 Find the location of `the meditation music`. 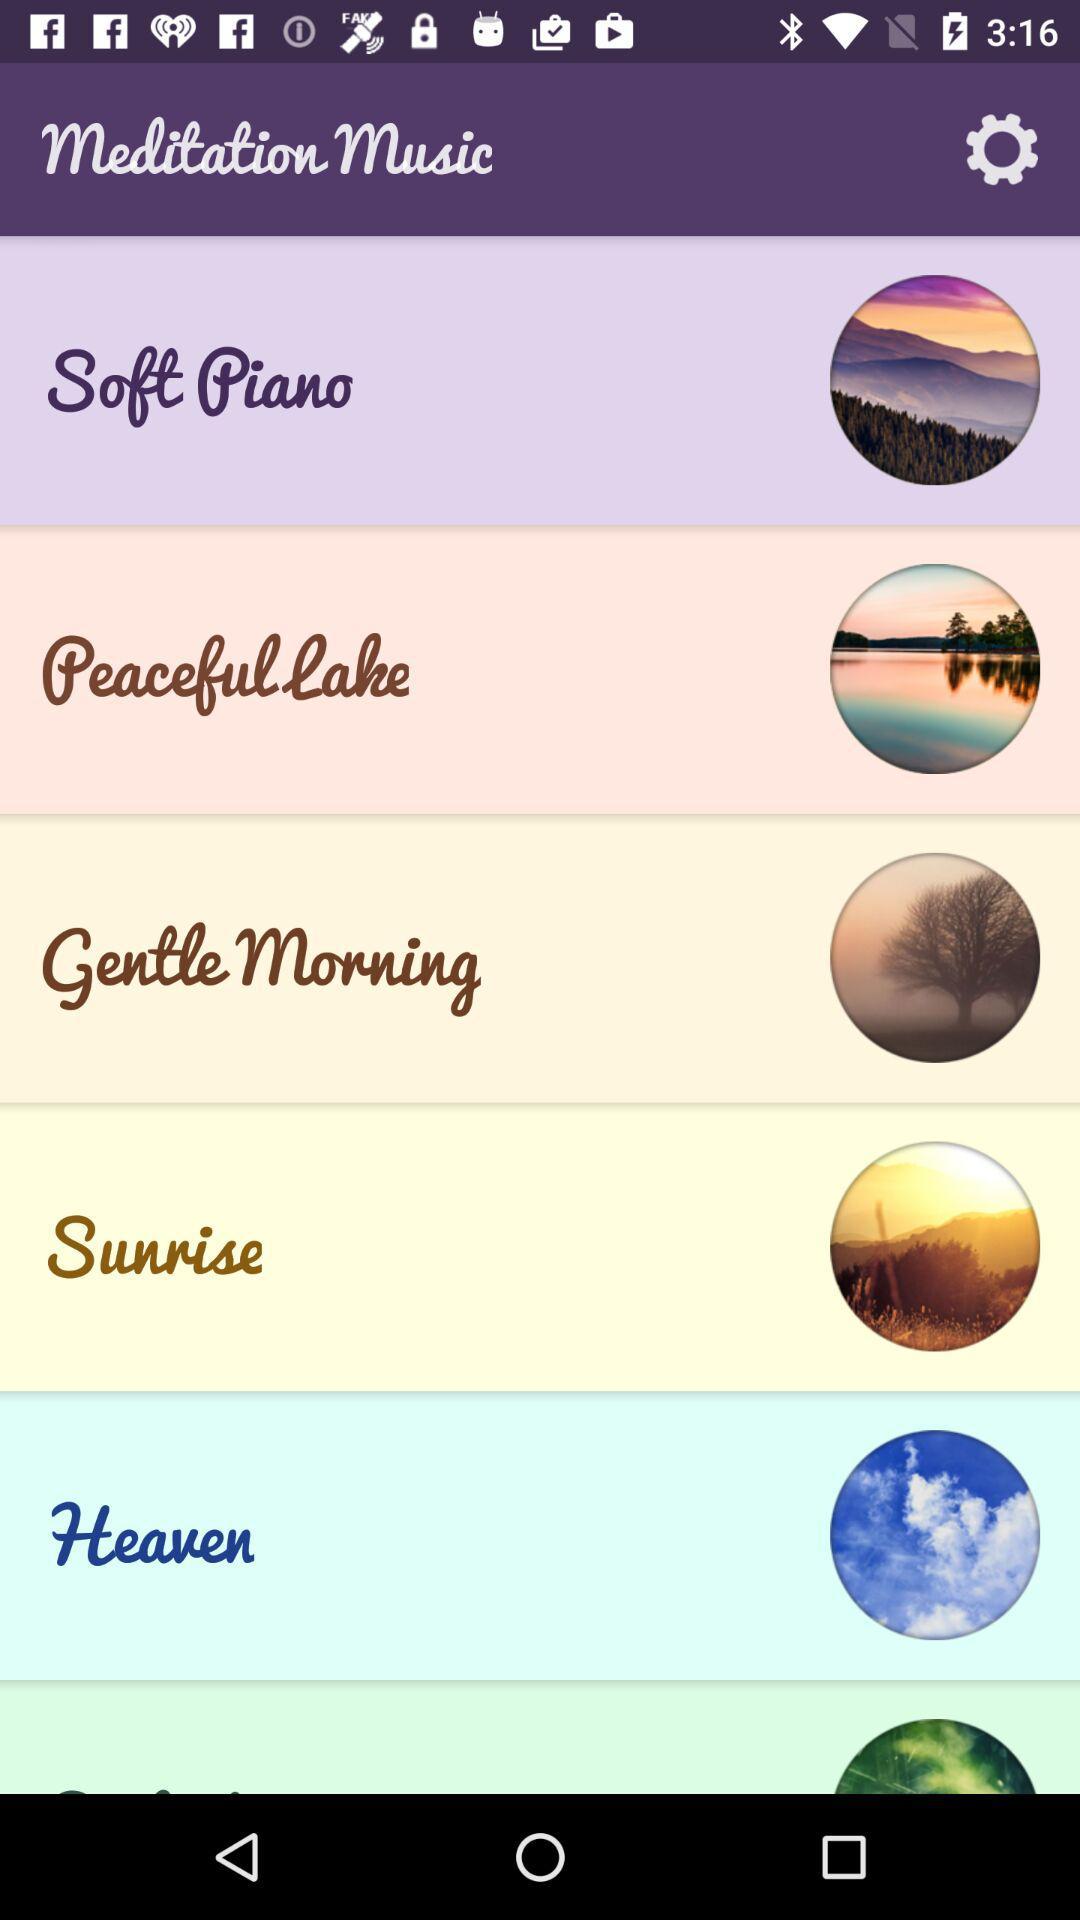

the meditation music is located at coordinates (265, 148).